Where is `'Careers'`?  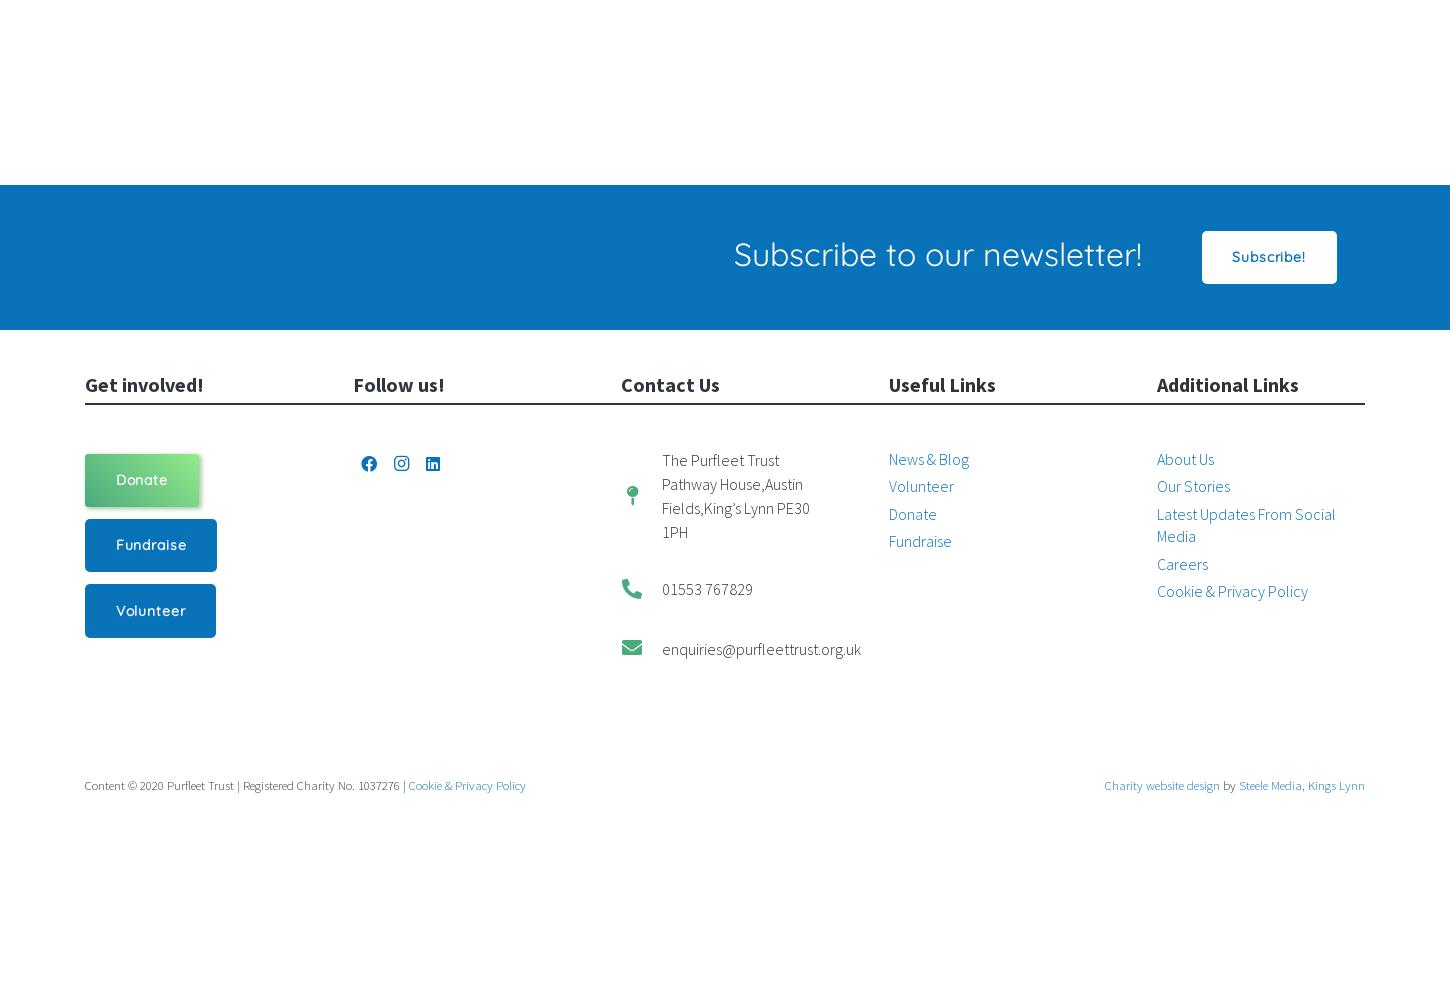 'Careers' is located at coordinates (1181, 562).